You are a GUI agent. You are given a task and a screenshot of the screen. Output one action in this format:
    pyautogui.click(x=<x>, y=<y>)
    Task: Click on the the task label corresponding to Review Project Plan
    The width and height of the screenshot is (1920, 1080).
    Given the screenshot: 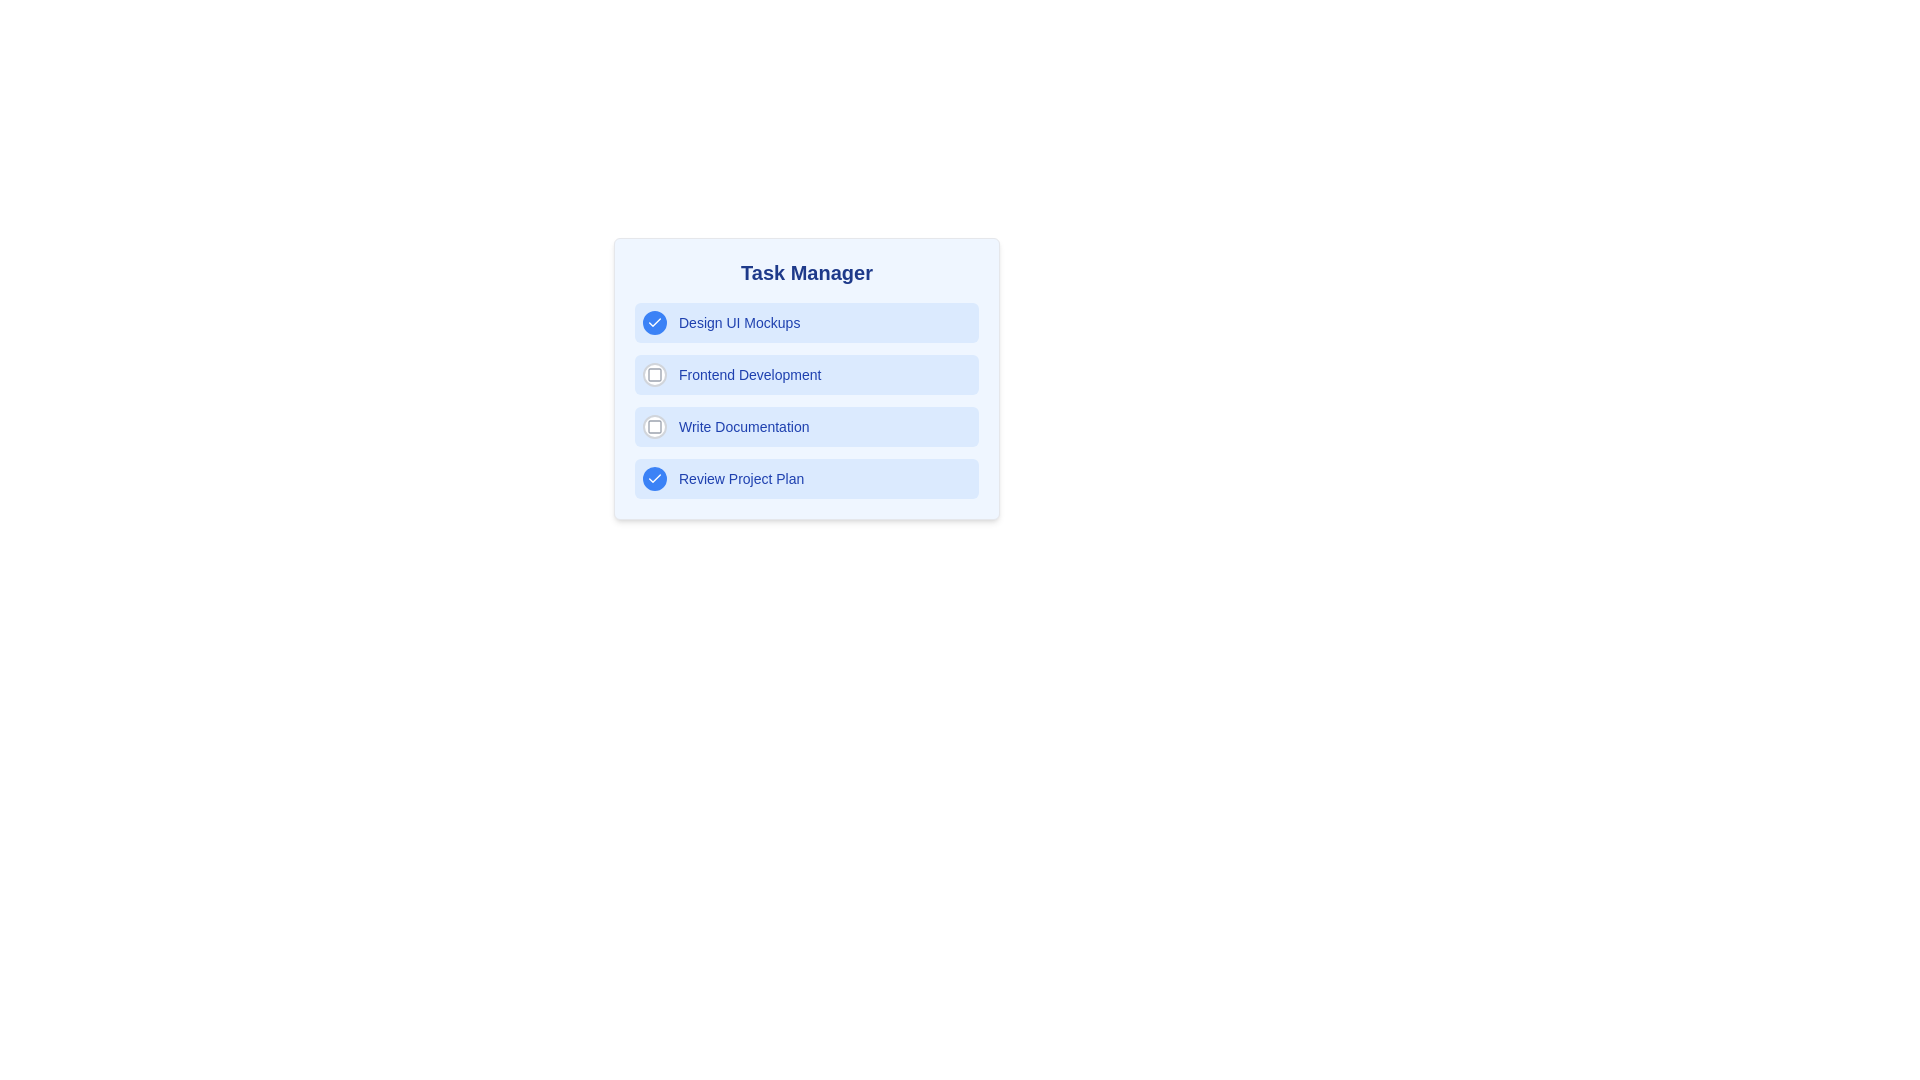 What is the action you would take?
    pyautogui.click(x=740, y=478)
    